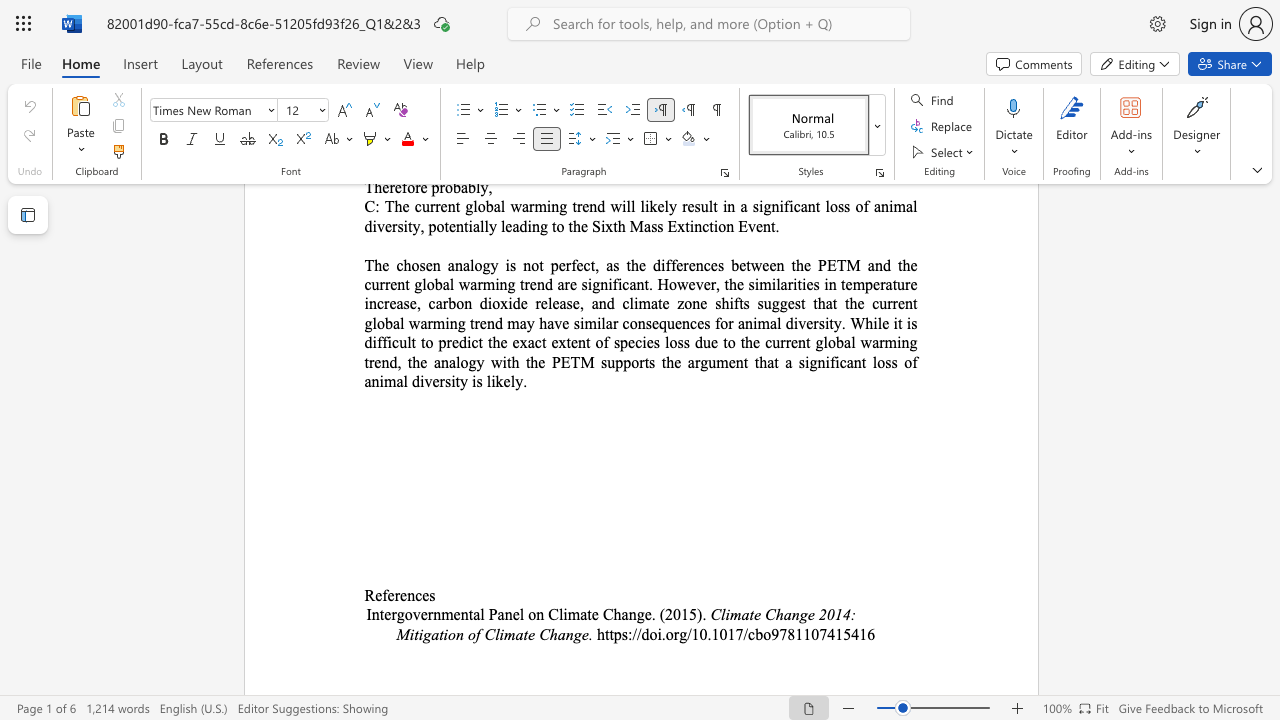 The image size is (1280, 720). What do you see at coordinates (391, 594) in the screenshot?
I see `the 2th character "e" in the text` at bounding box center [391, 594].